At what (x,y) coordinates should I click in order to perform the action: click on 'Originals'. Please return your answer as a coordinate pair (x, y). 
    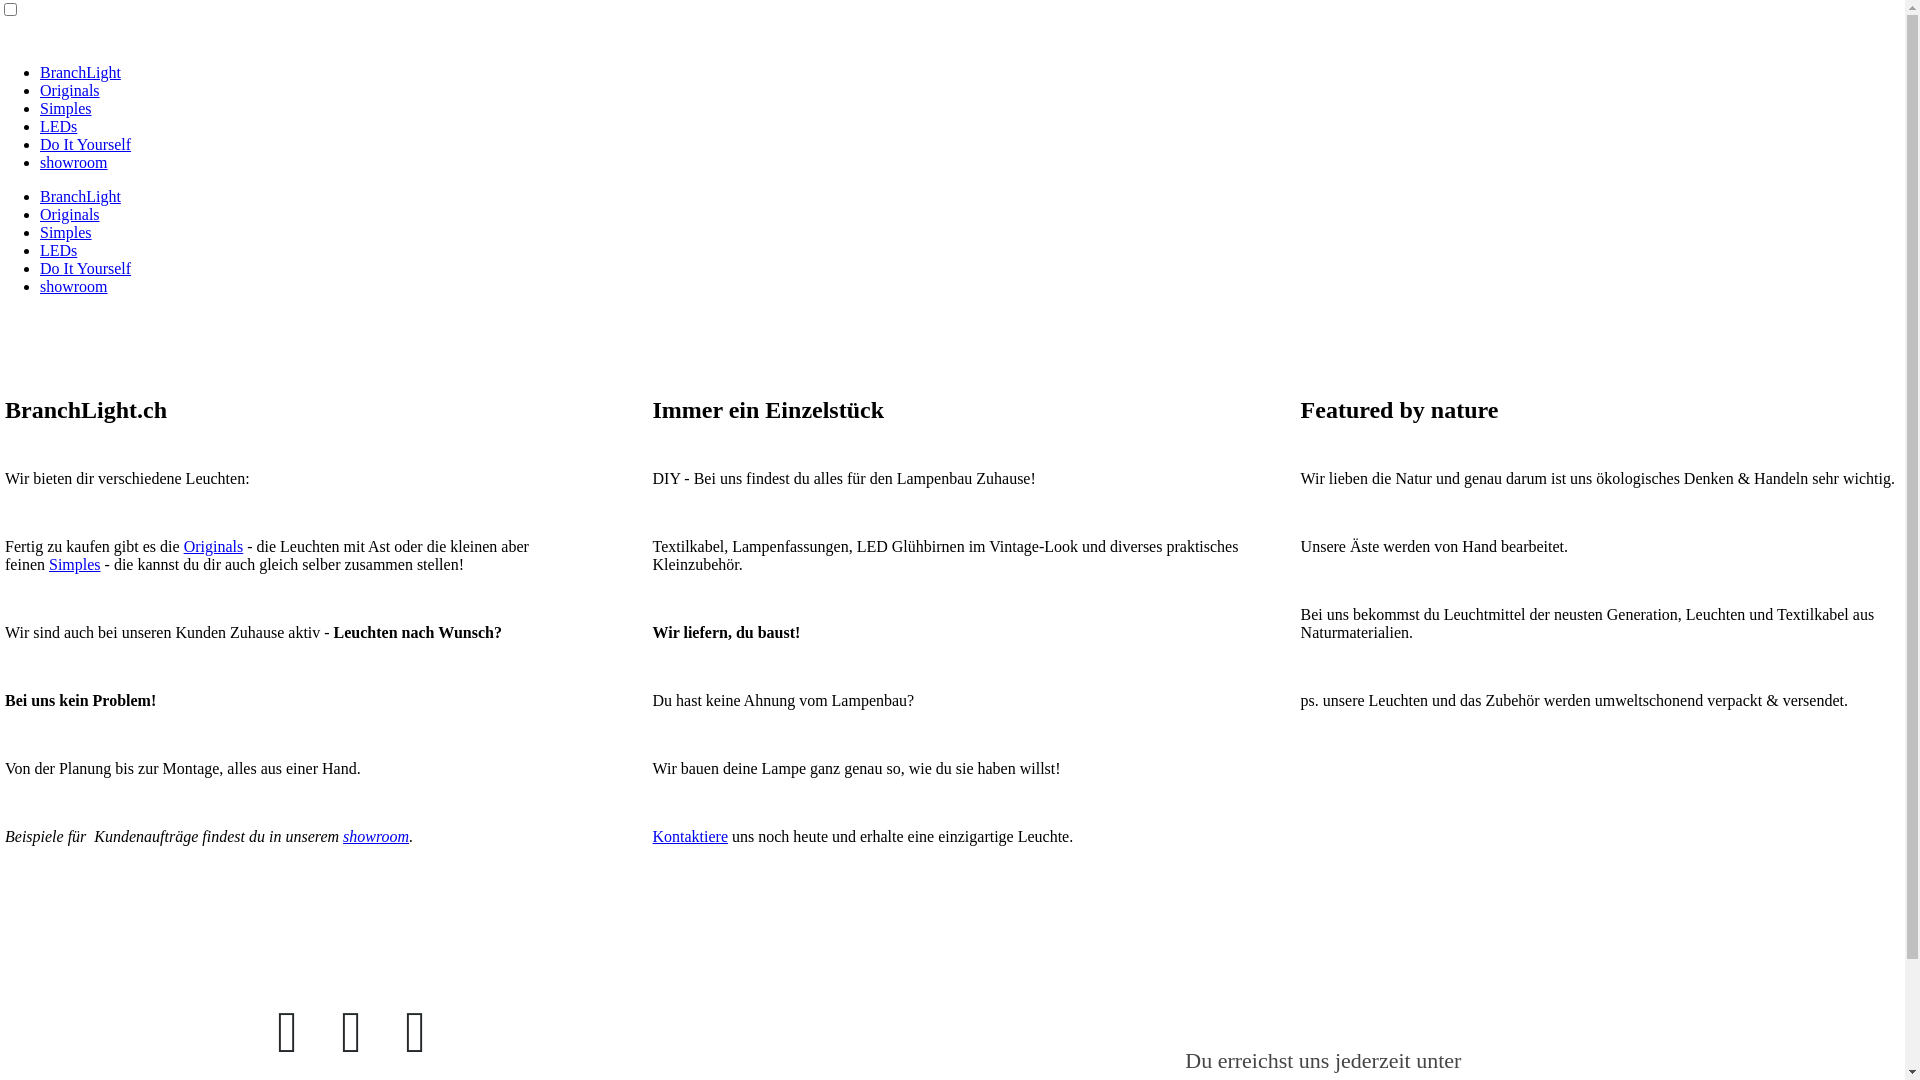
    Looking at the image, I should click on (214, 546).